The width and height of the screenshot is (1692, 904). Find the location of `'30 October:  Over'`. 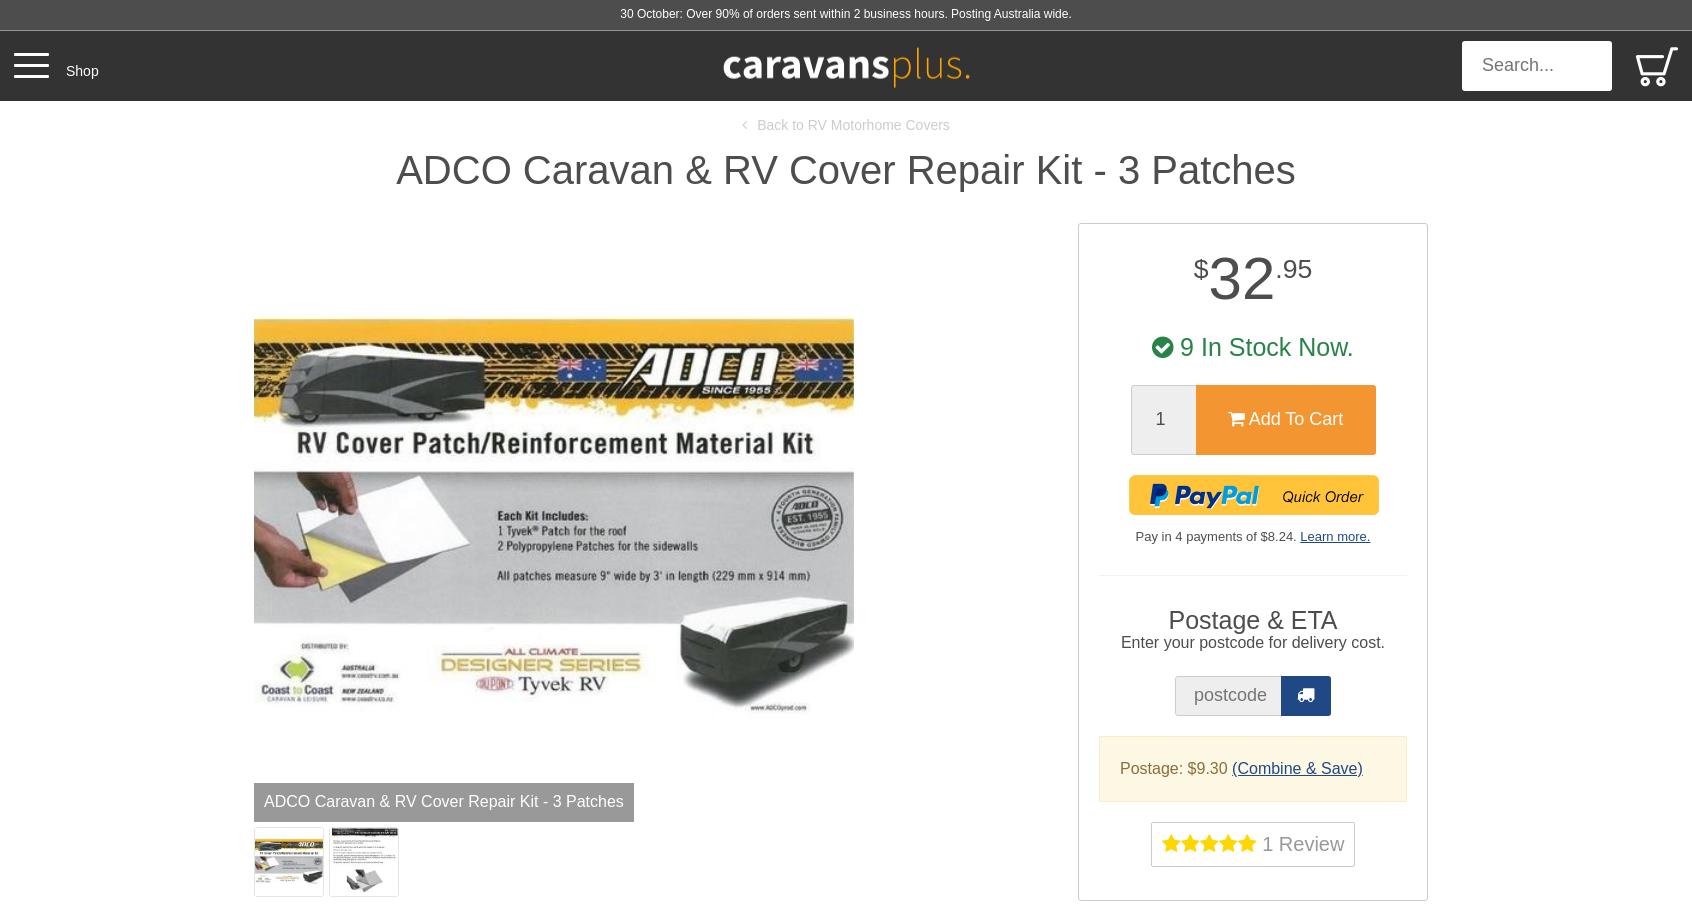

'30 October:  Over' is located at coordinates (618, 13).